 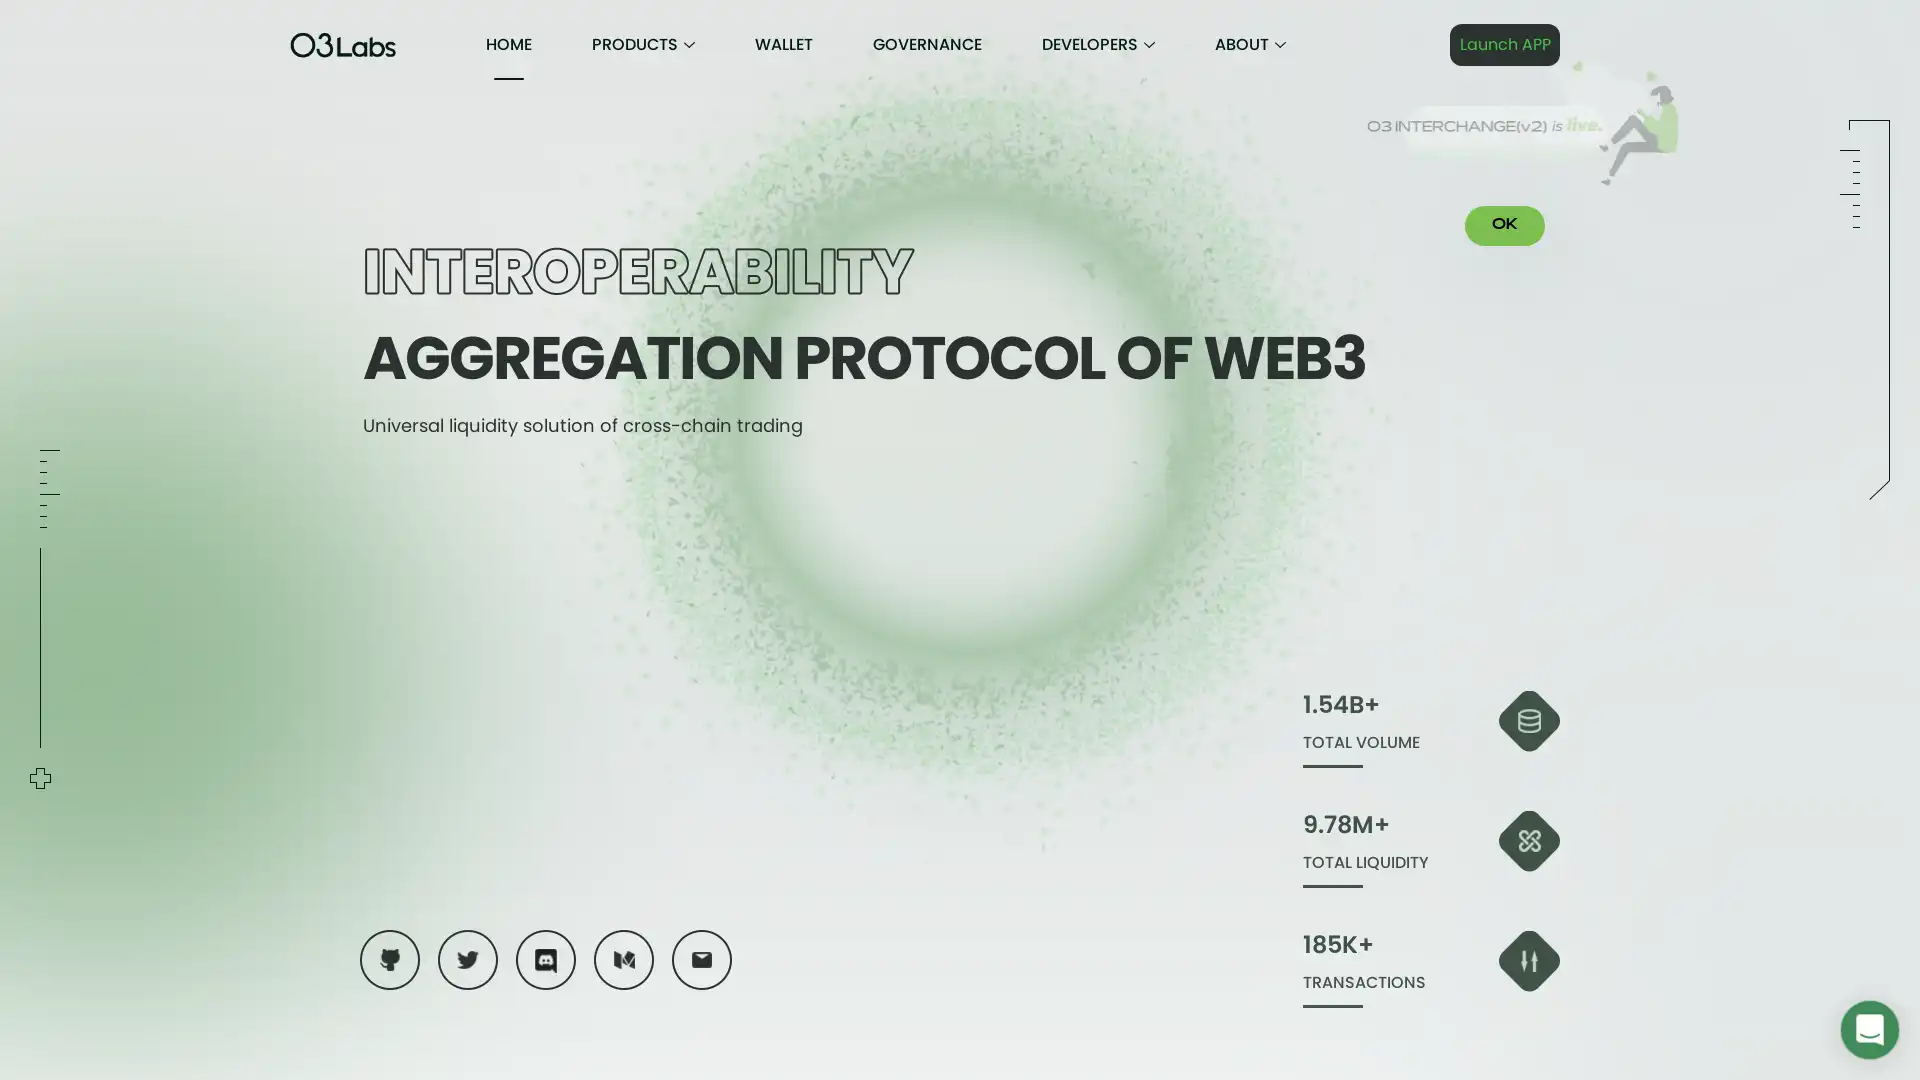 What do you see at coordinates (1505, 45) in the screenshot?
I see `Launch APP` at bounding box center [1505, 45].